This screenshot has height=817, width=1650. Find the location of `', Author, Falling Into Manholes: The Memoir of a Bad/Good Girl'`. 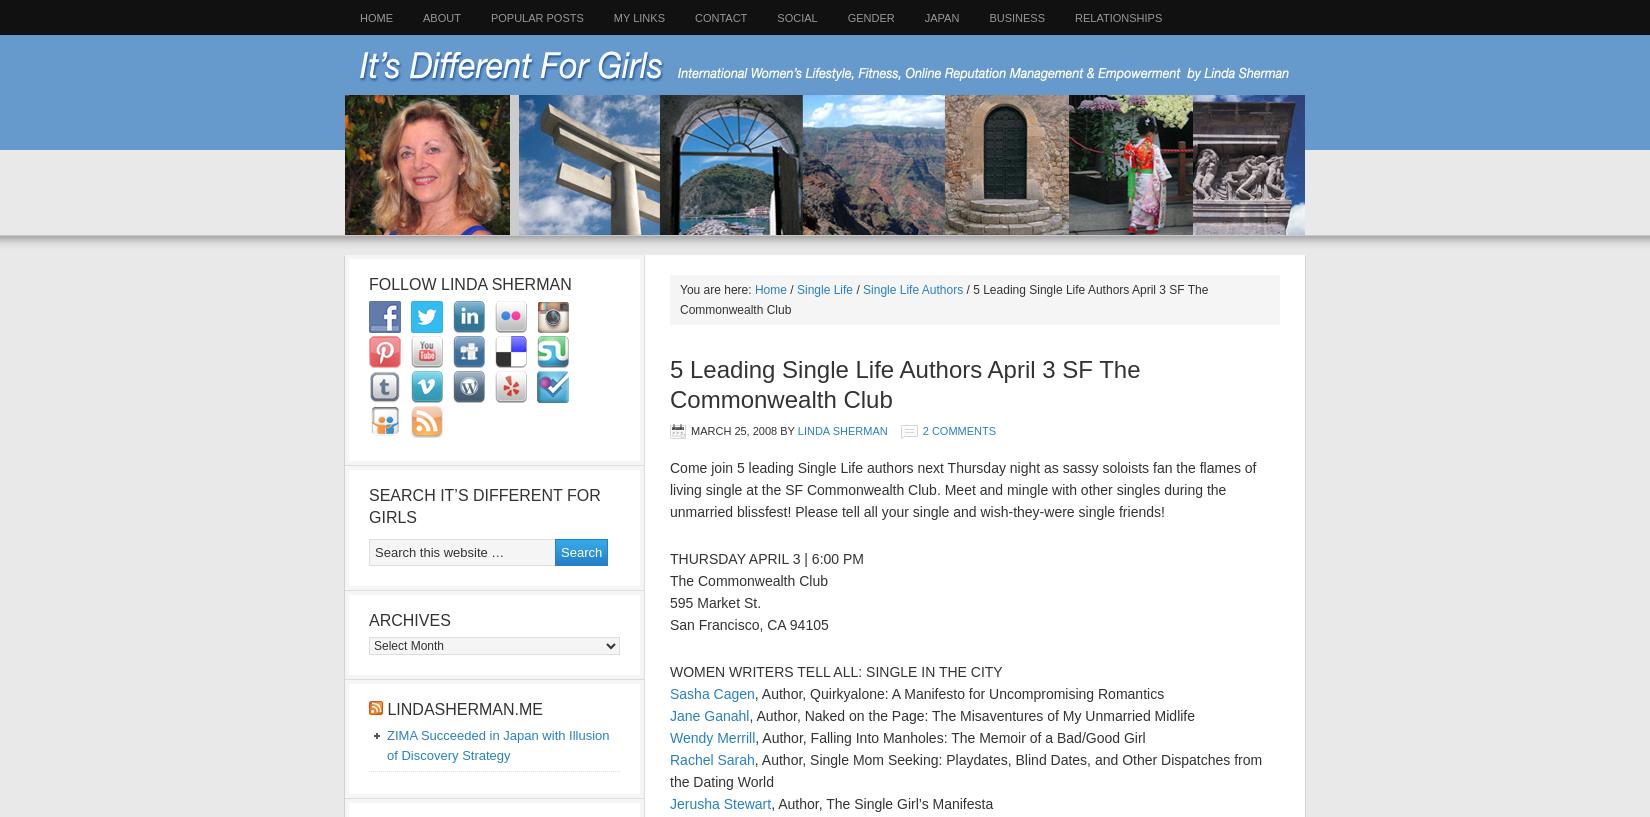

', Author, Falling Into Manholes: The Memoir of a Bad/Good Girl' is located at coordinates (754, 737).